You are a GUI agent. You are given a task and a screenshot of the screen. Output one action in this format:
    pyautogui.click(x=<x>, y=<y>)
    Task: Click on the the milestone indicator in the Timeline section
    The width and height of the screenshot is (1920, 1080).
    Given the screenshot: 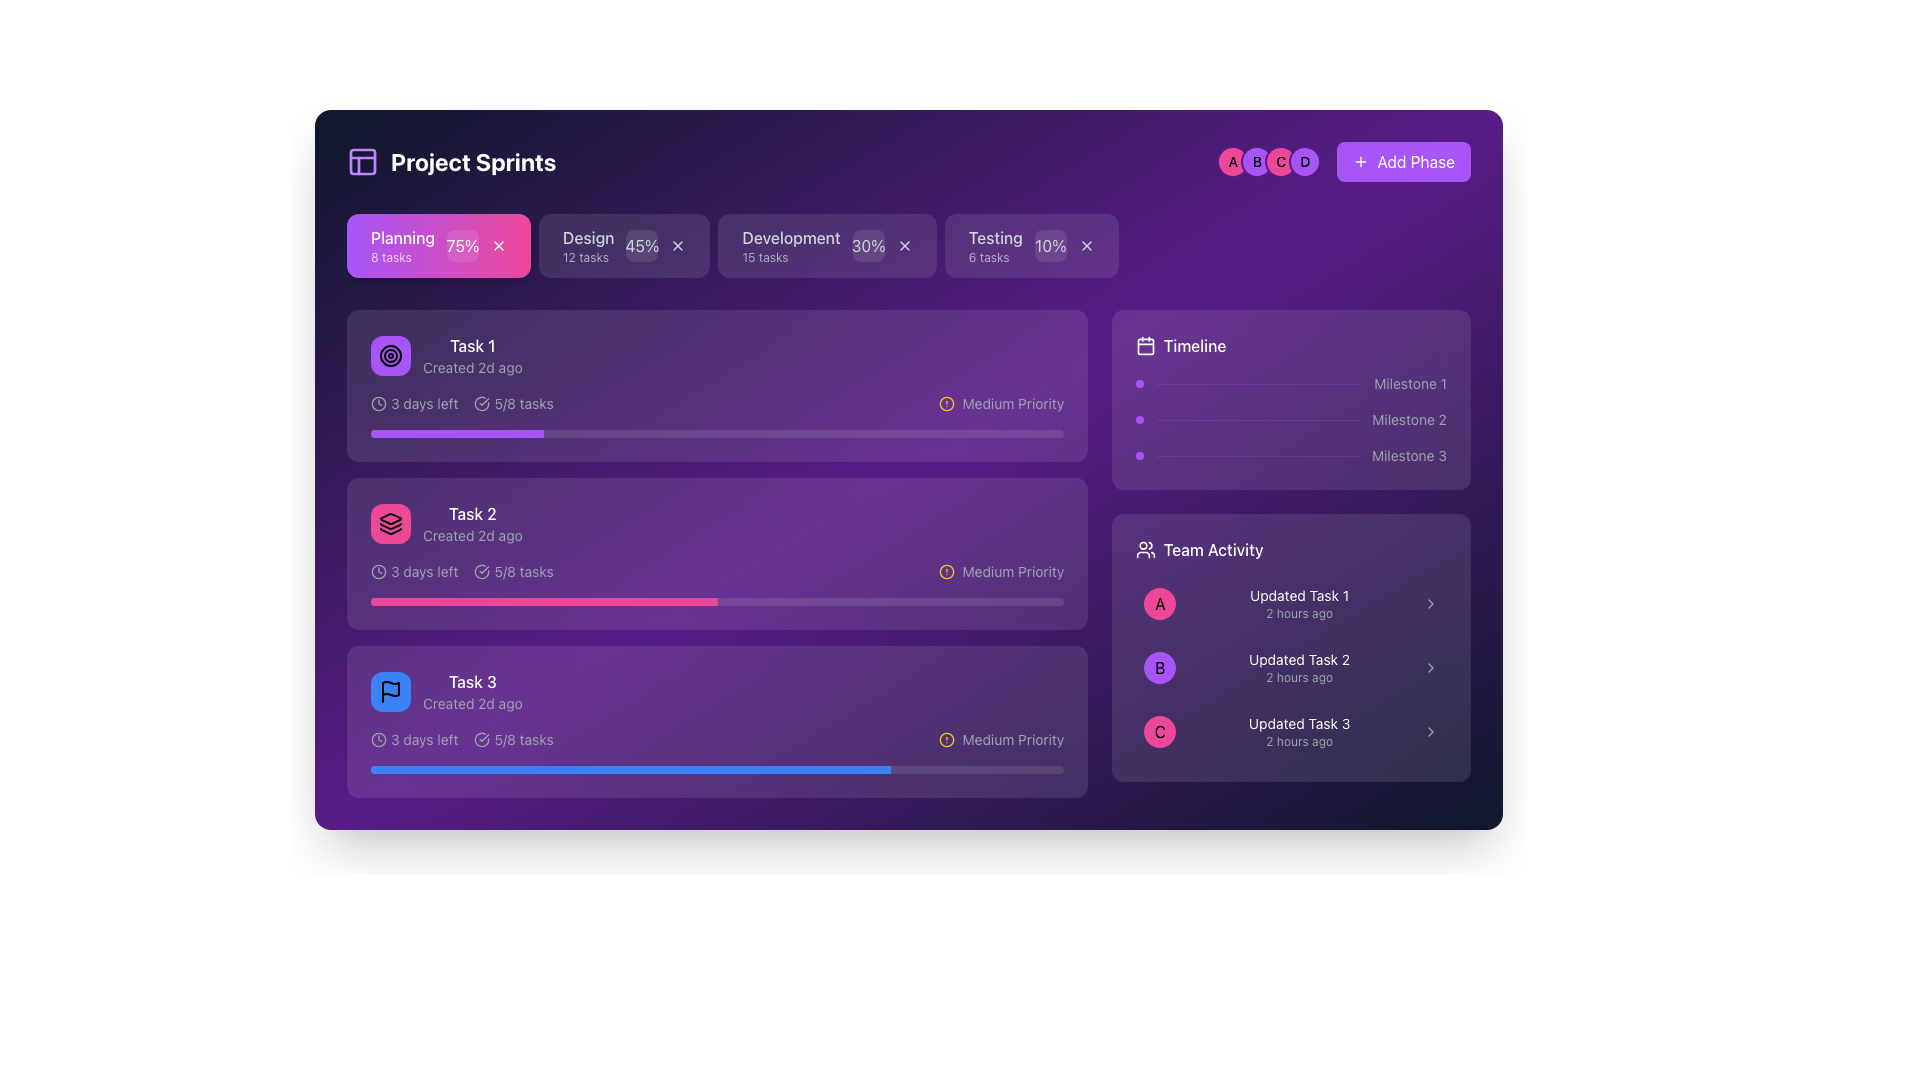 What is the action you would take?
    pyautogui.click(x=1291, y=419)
    